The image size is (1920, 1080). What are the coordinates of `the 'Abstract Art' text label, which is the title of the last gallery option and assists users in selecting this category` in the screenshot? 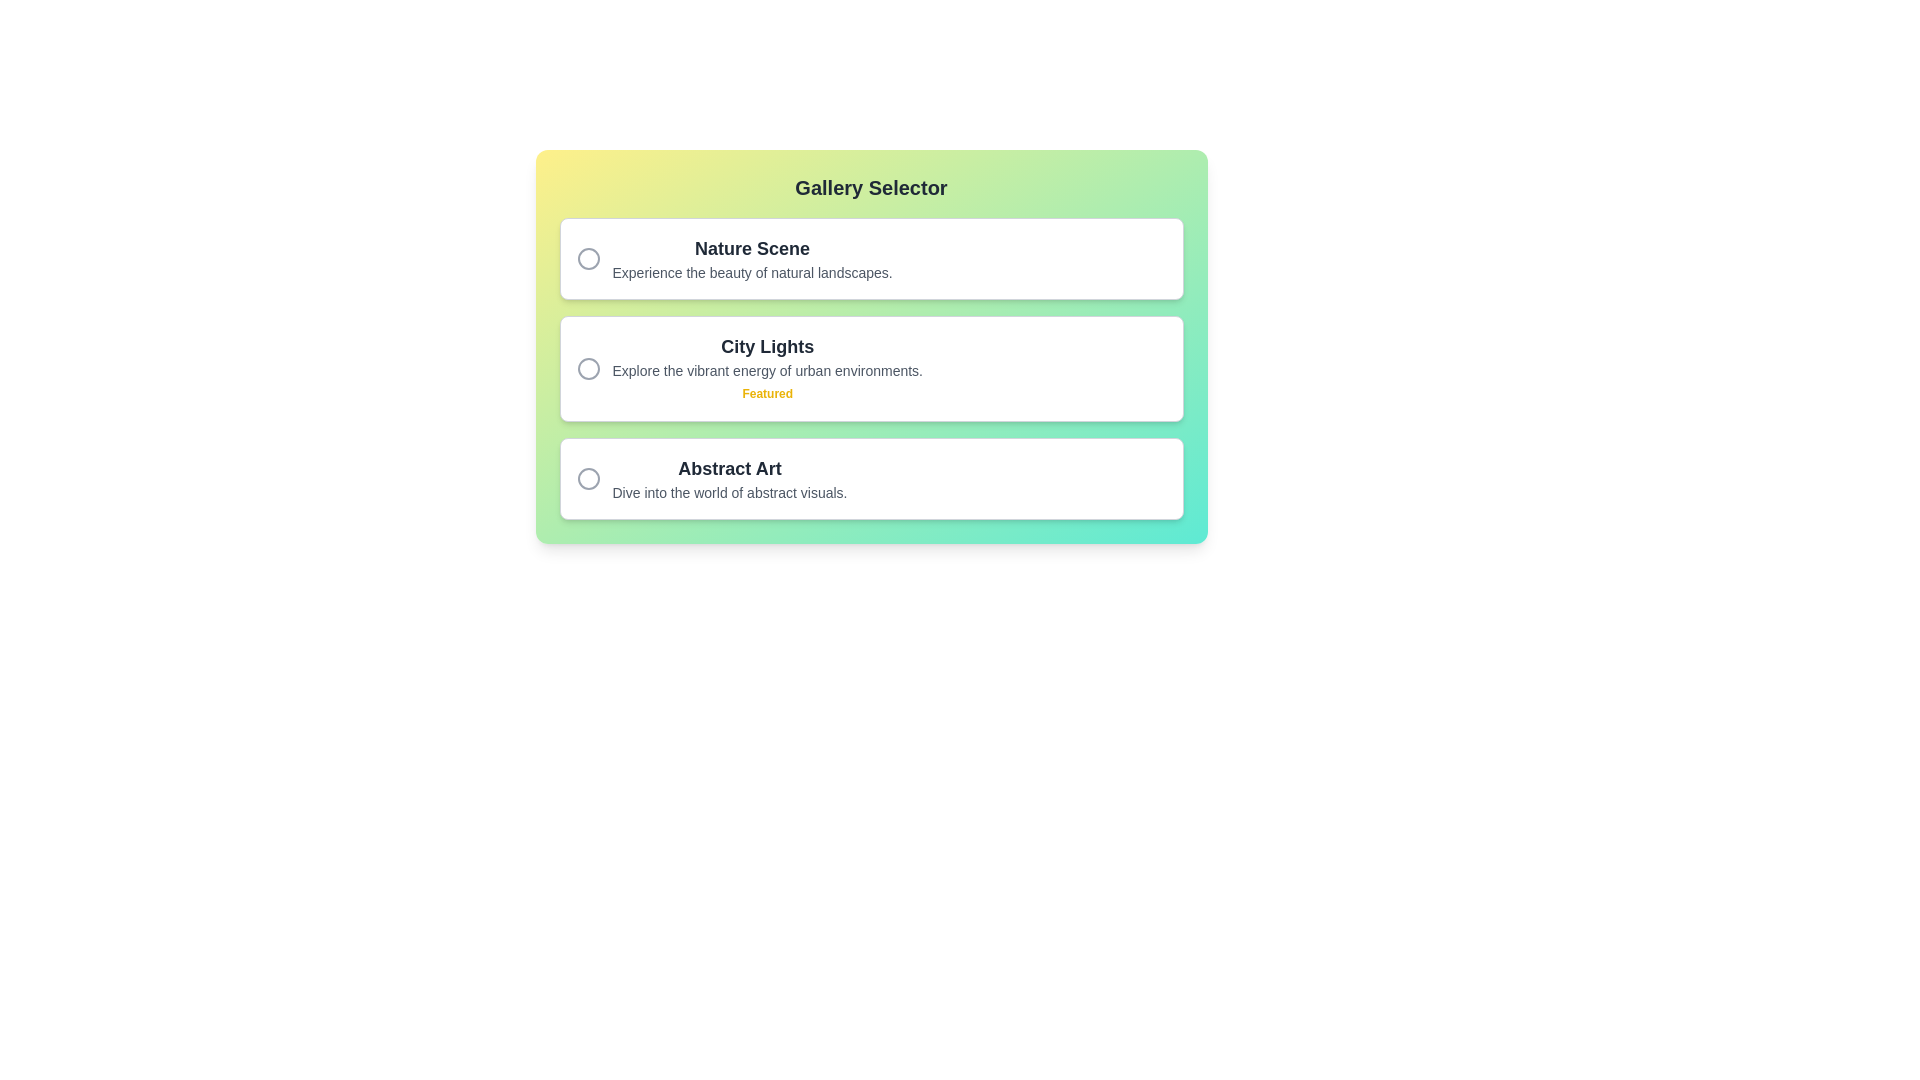 It's located at (728, 469).